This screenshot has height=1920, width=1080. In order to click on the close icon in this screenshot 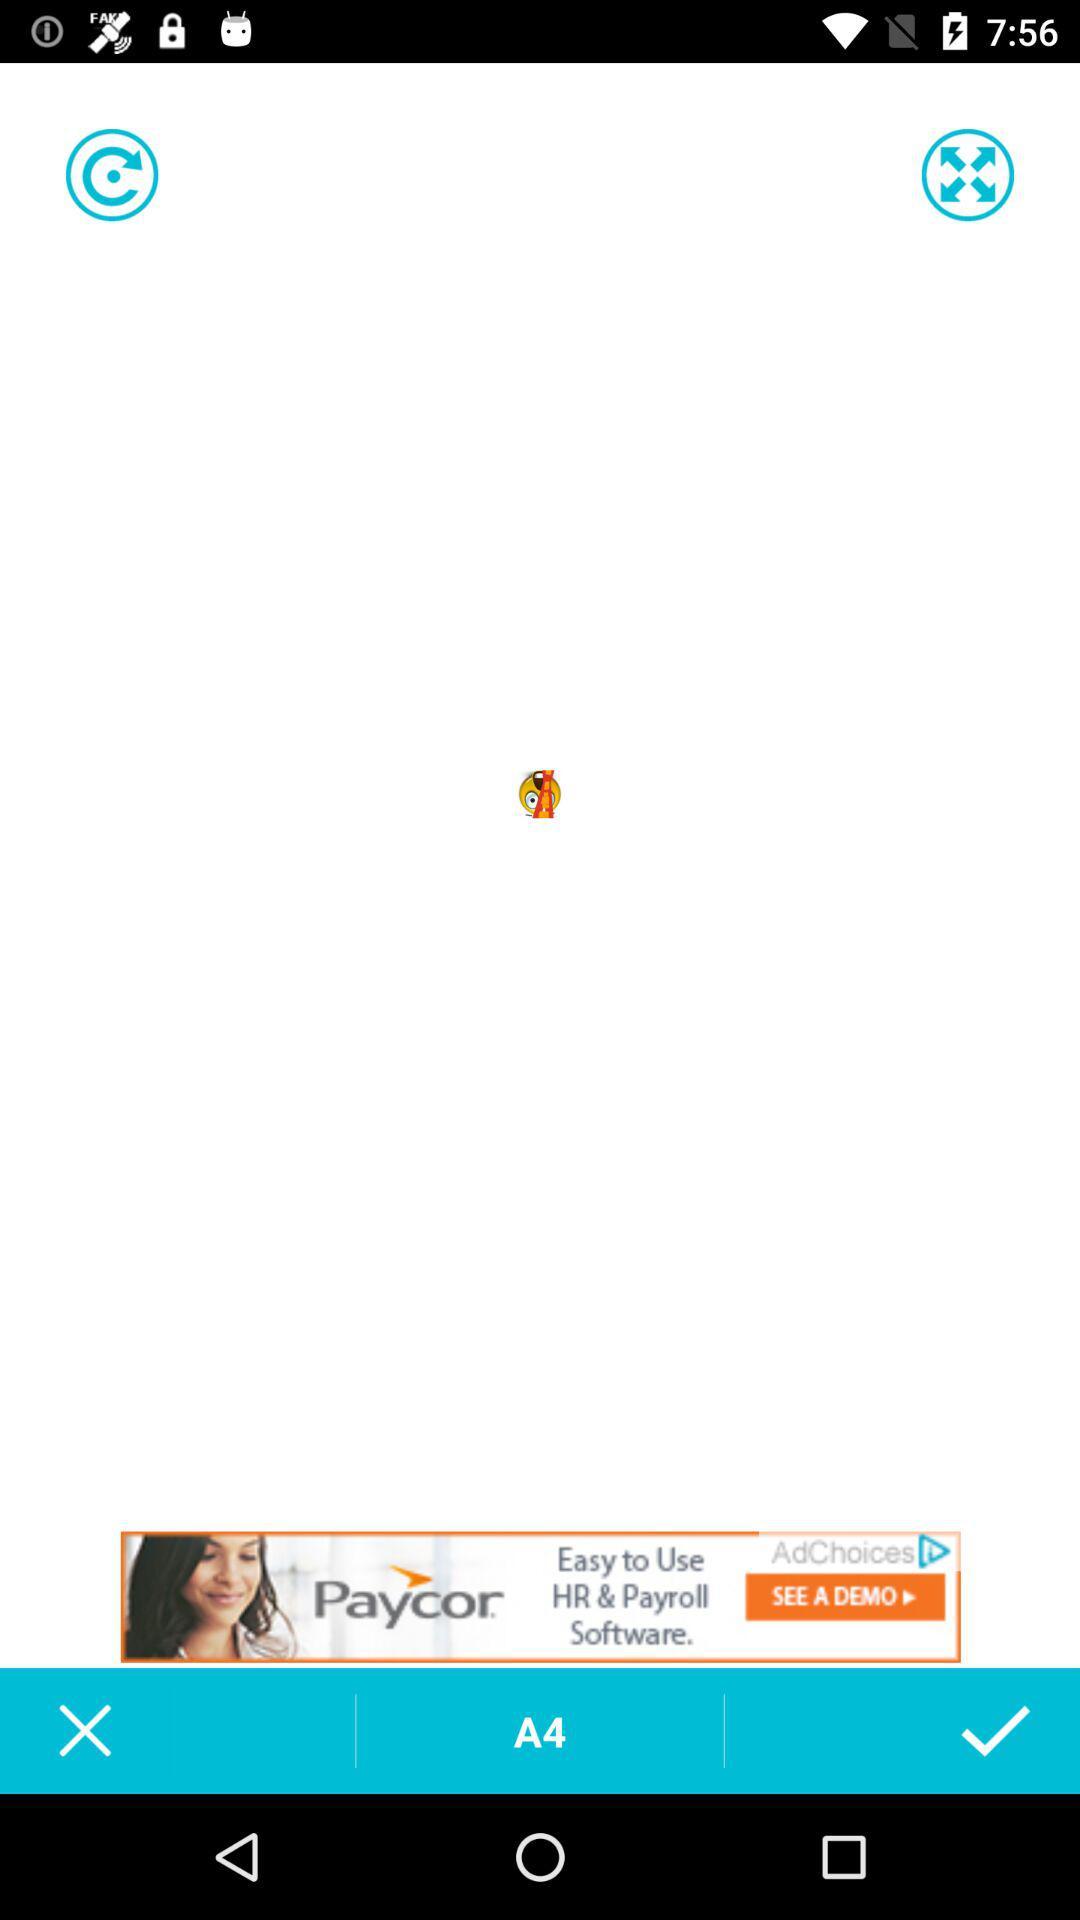, I will do `click(83, 1730)`.